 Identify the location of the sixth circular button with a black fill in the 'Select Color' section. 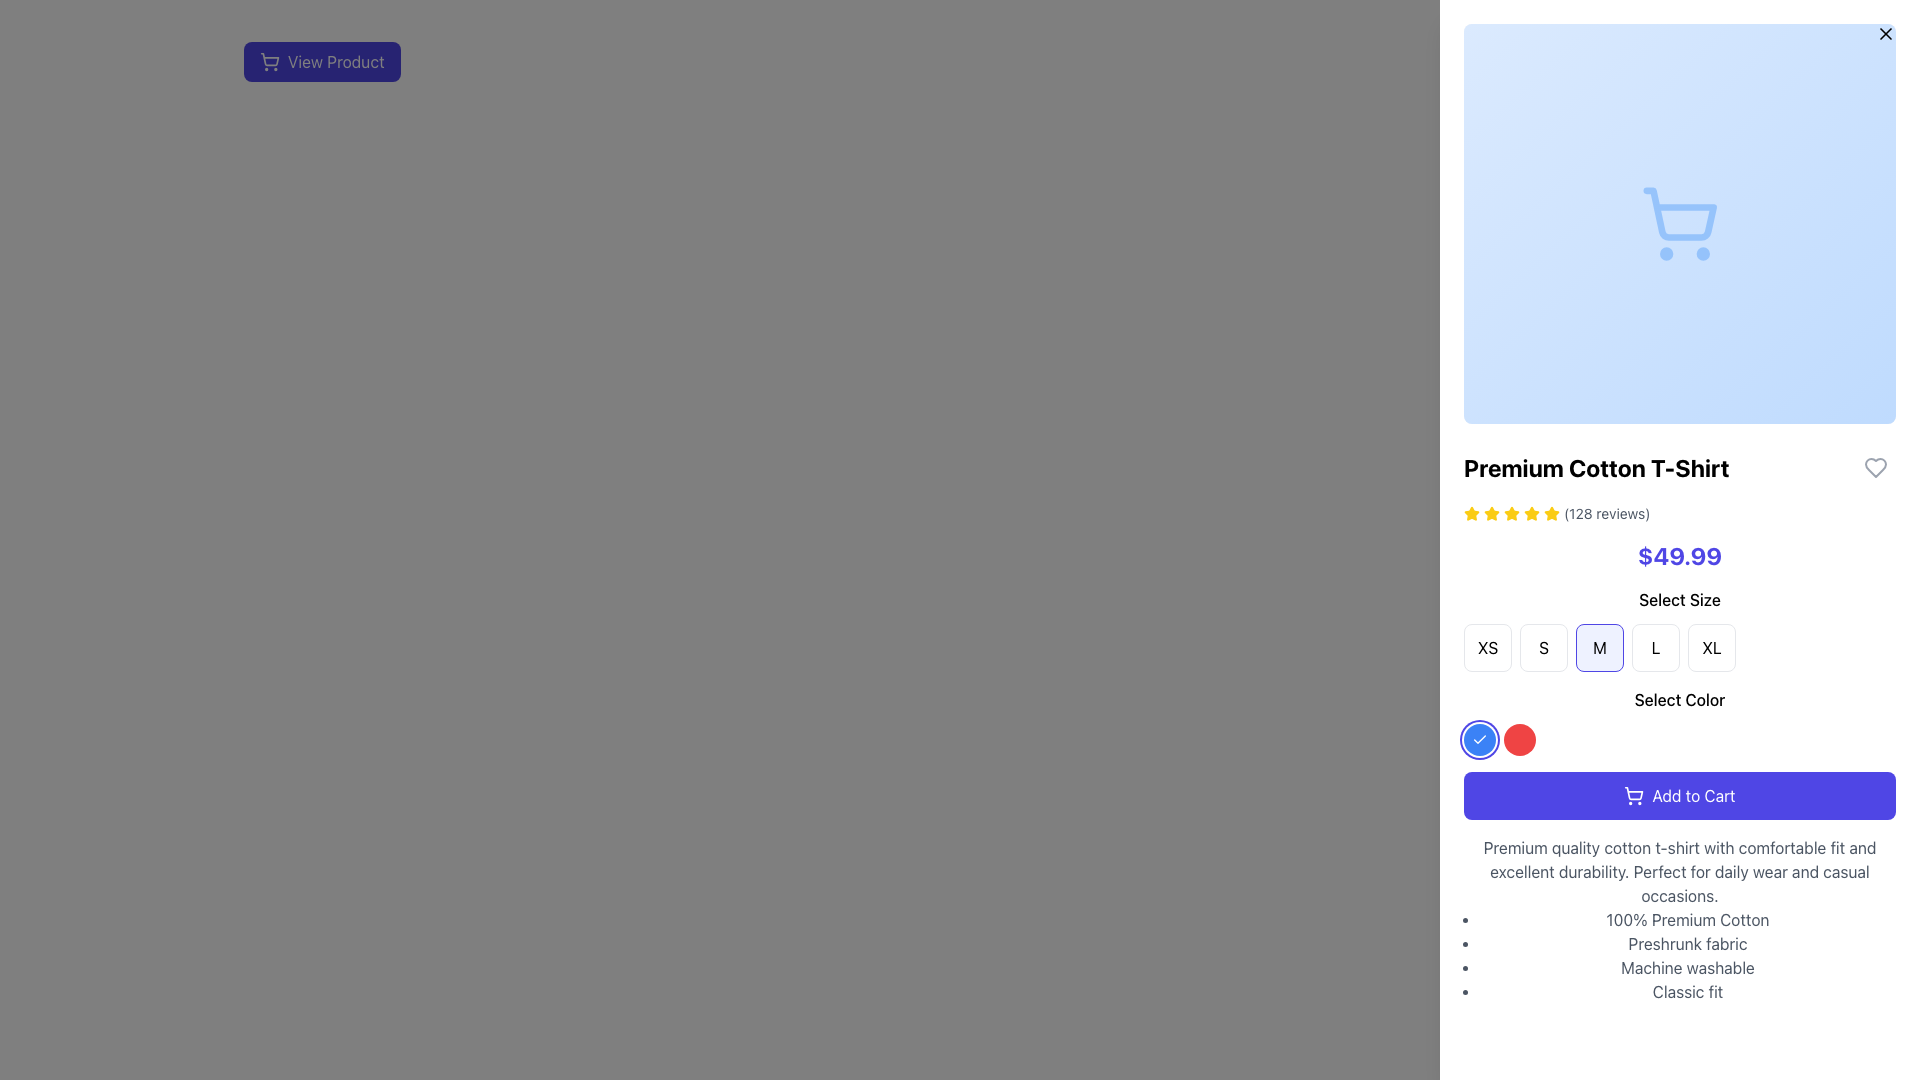
(1598, 740).